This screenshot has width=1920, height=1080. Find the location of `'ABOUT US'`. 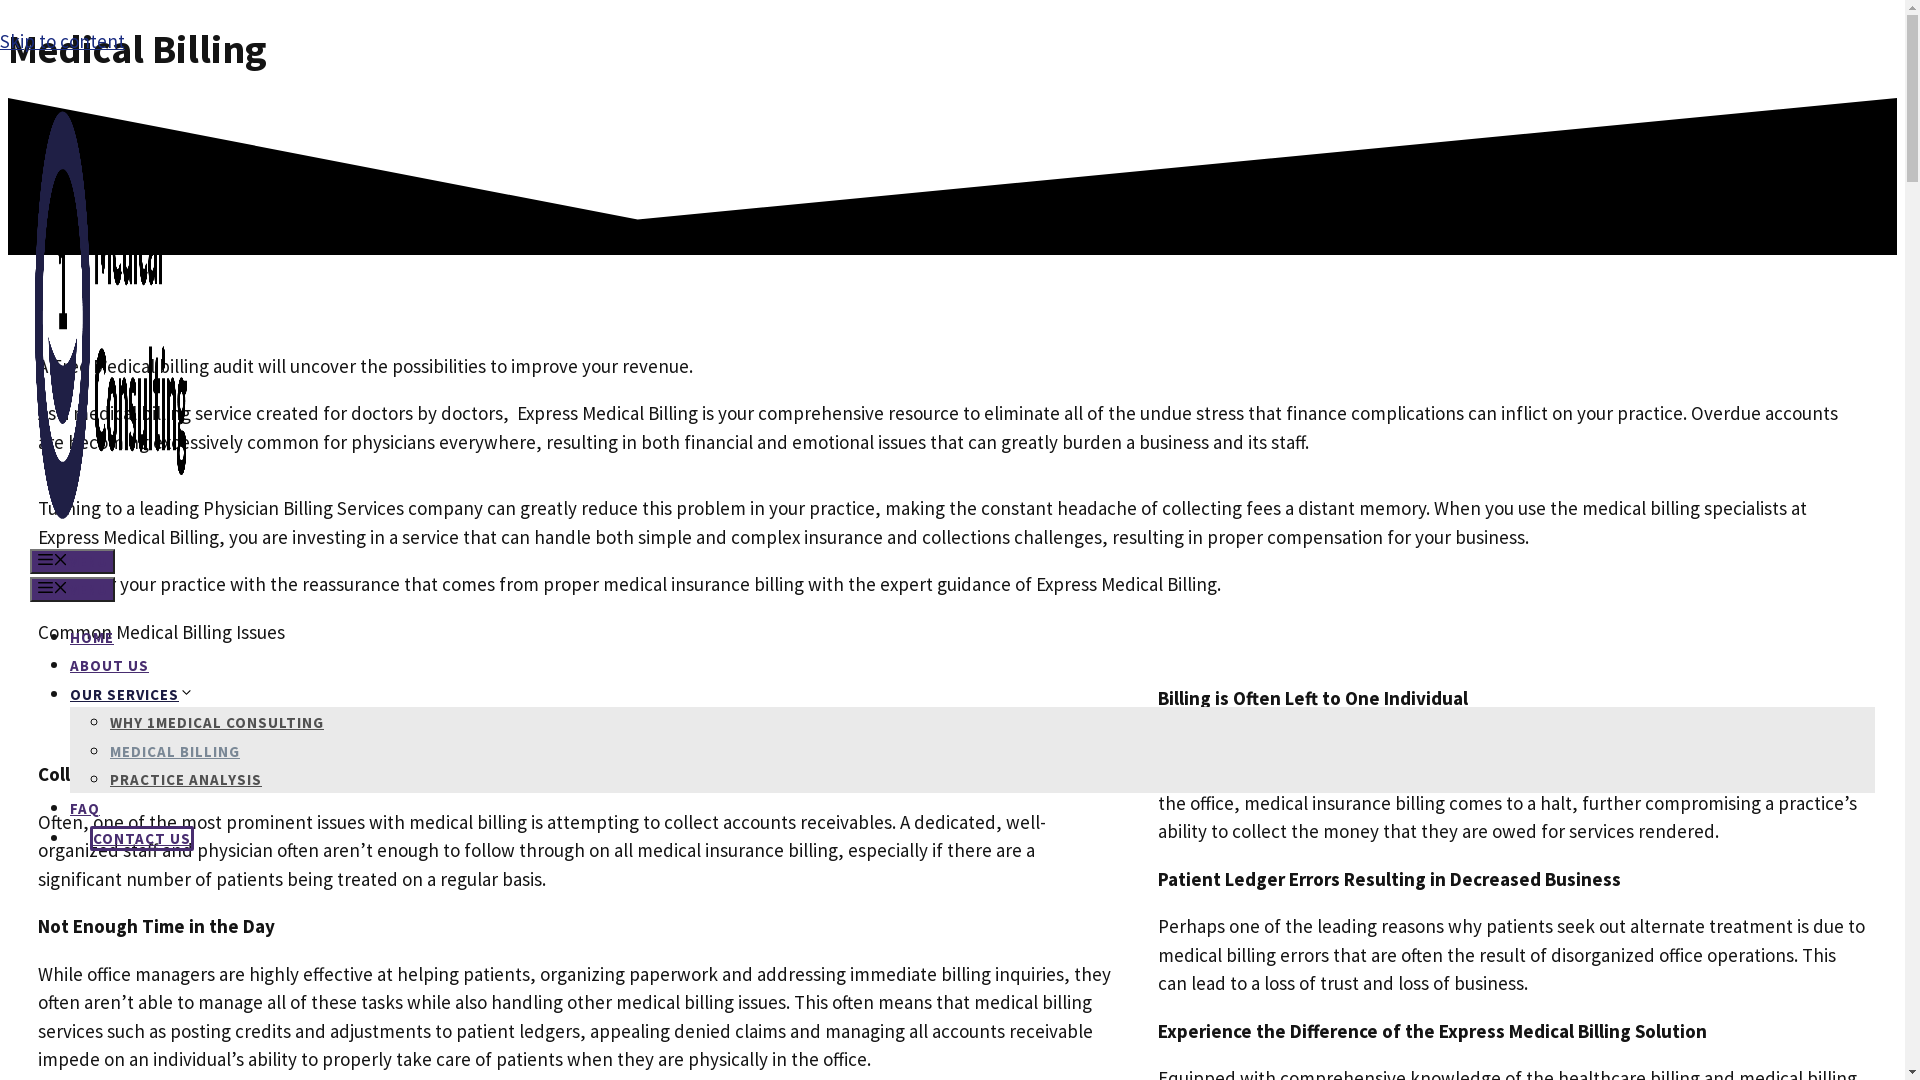

'ABOUT US' is located at coordinates (108, 665).